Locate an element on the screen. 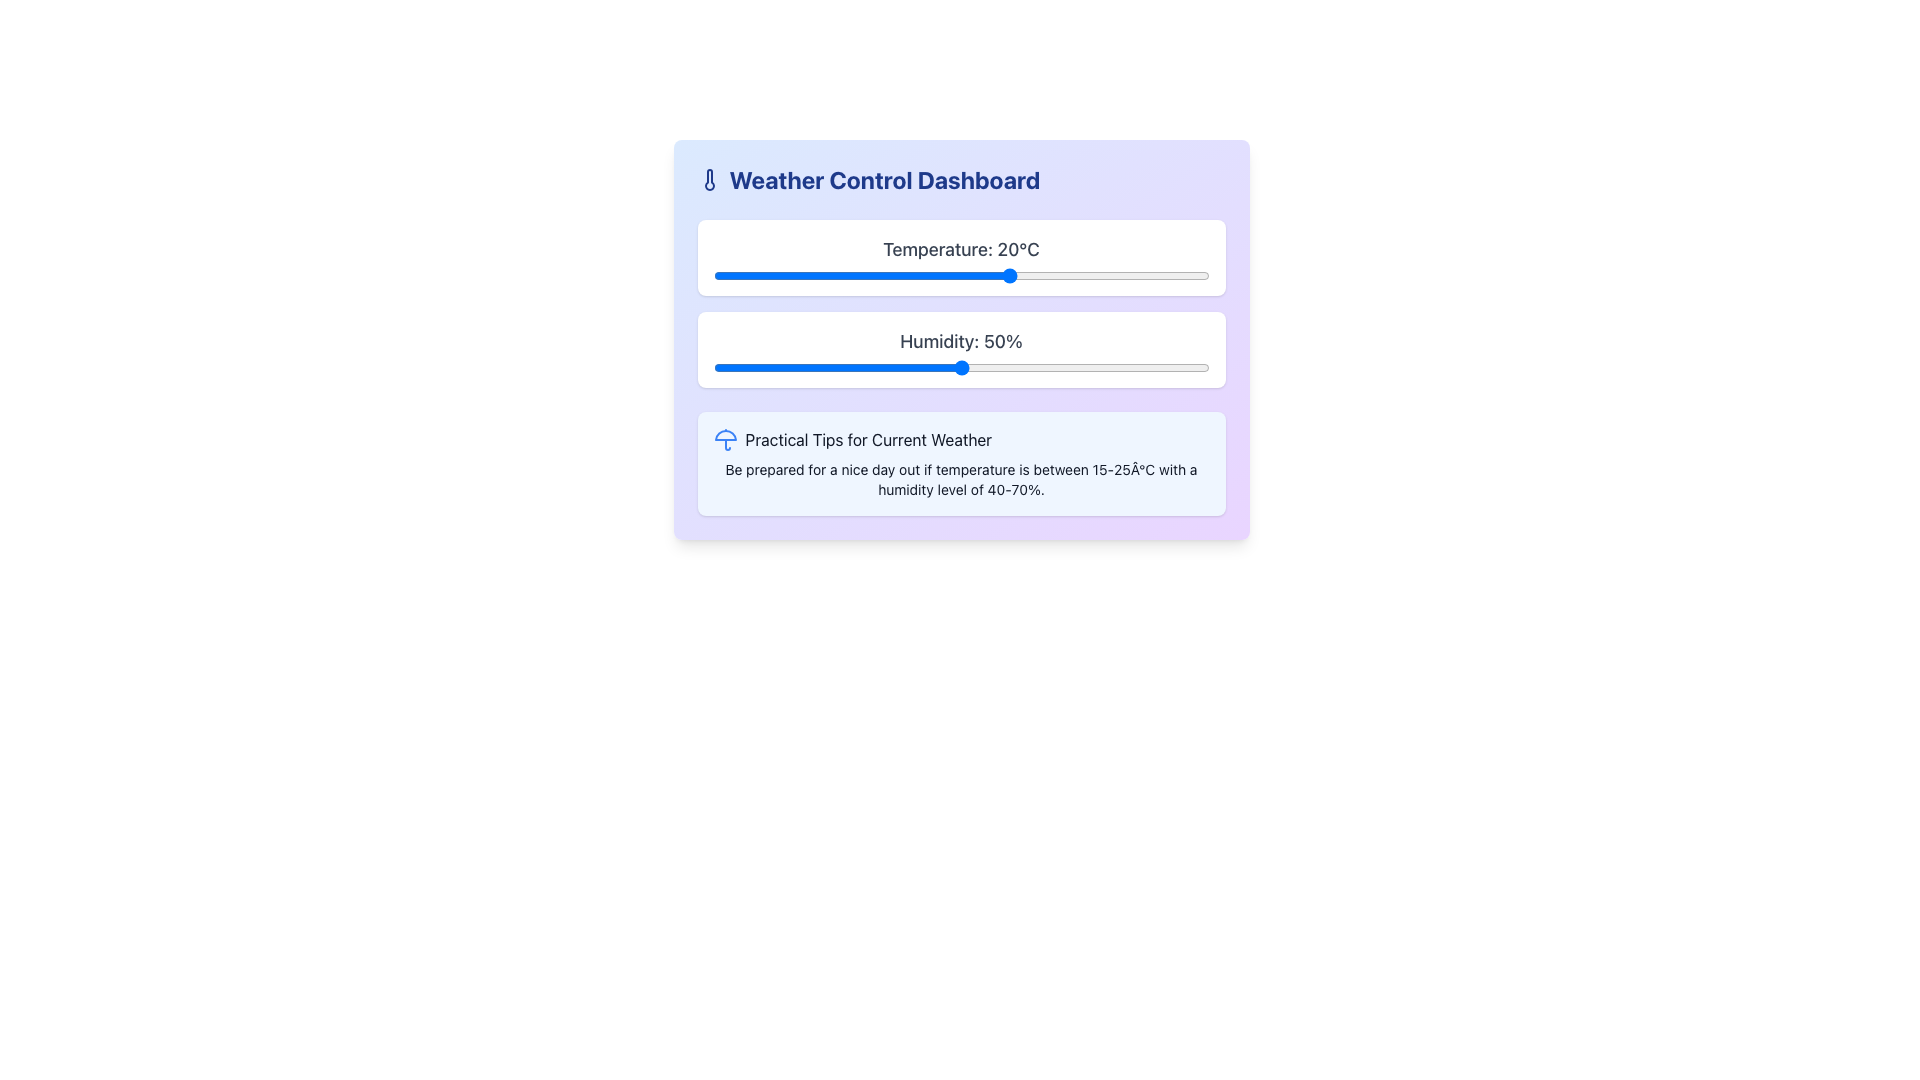  the humidity is located at coordinates (757, 367).